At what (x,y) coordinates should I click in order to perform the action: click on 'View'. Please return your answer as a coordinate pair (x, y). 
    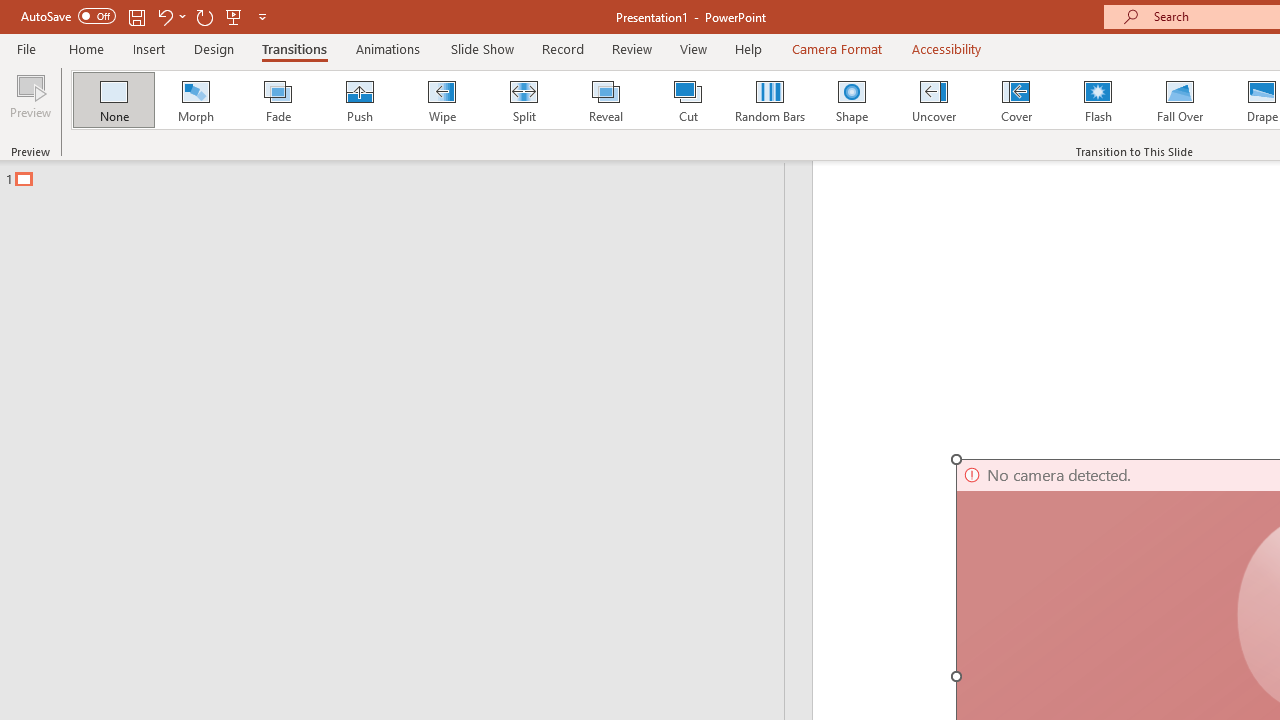
    Looking at the image, I should click on (693, 48).